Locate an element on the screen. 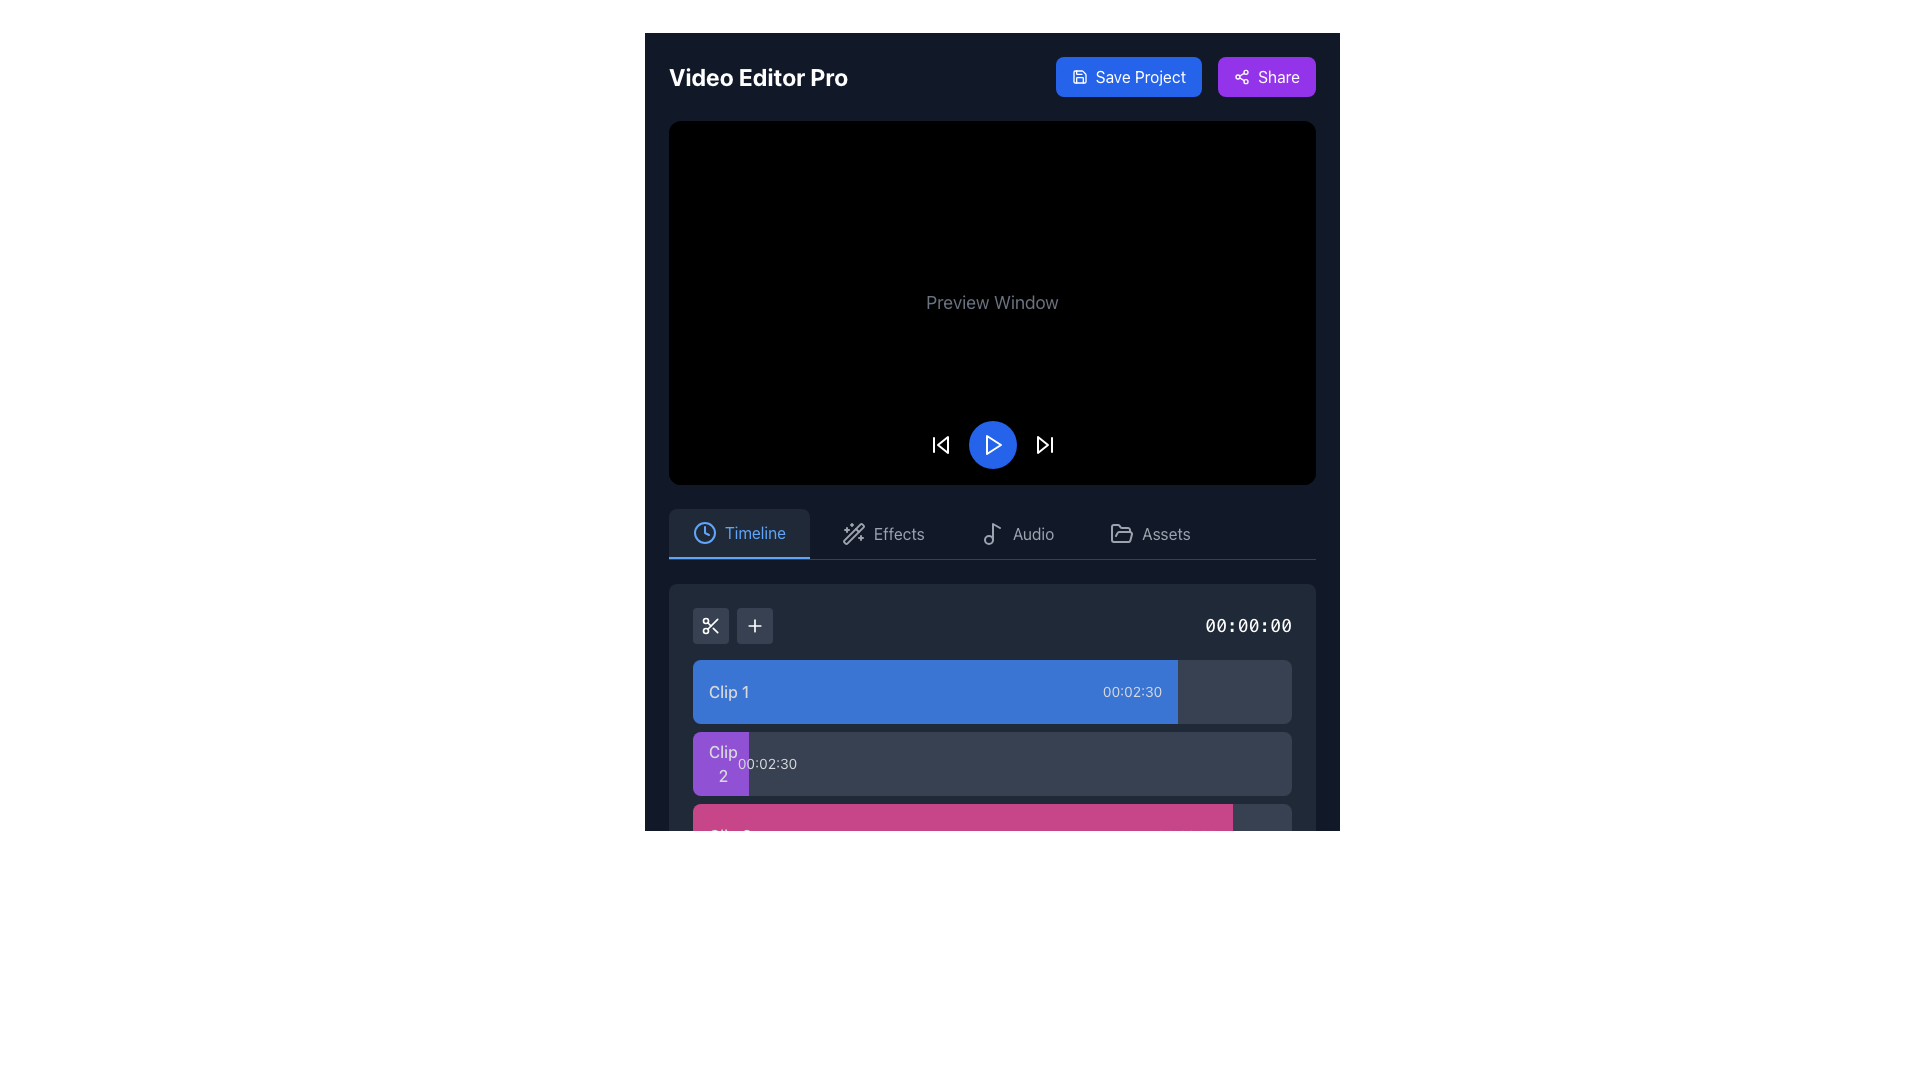 Image resolution: width=1920 pixels, height=1080 pixels. the Timeline Clip labeled 'Clip 1' with a duration of '00:02:30' is located at coordinates (934, 690).